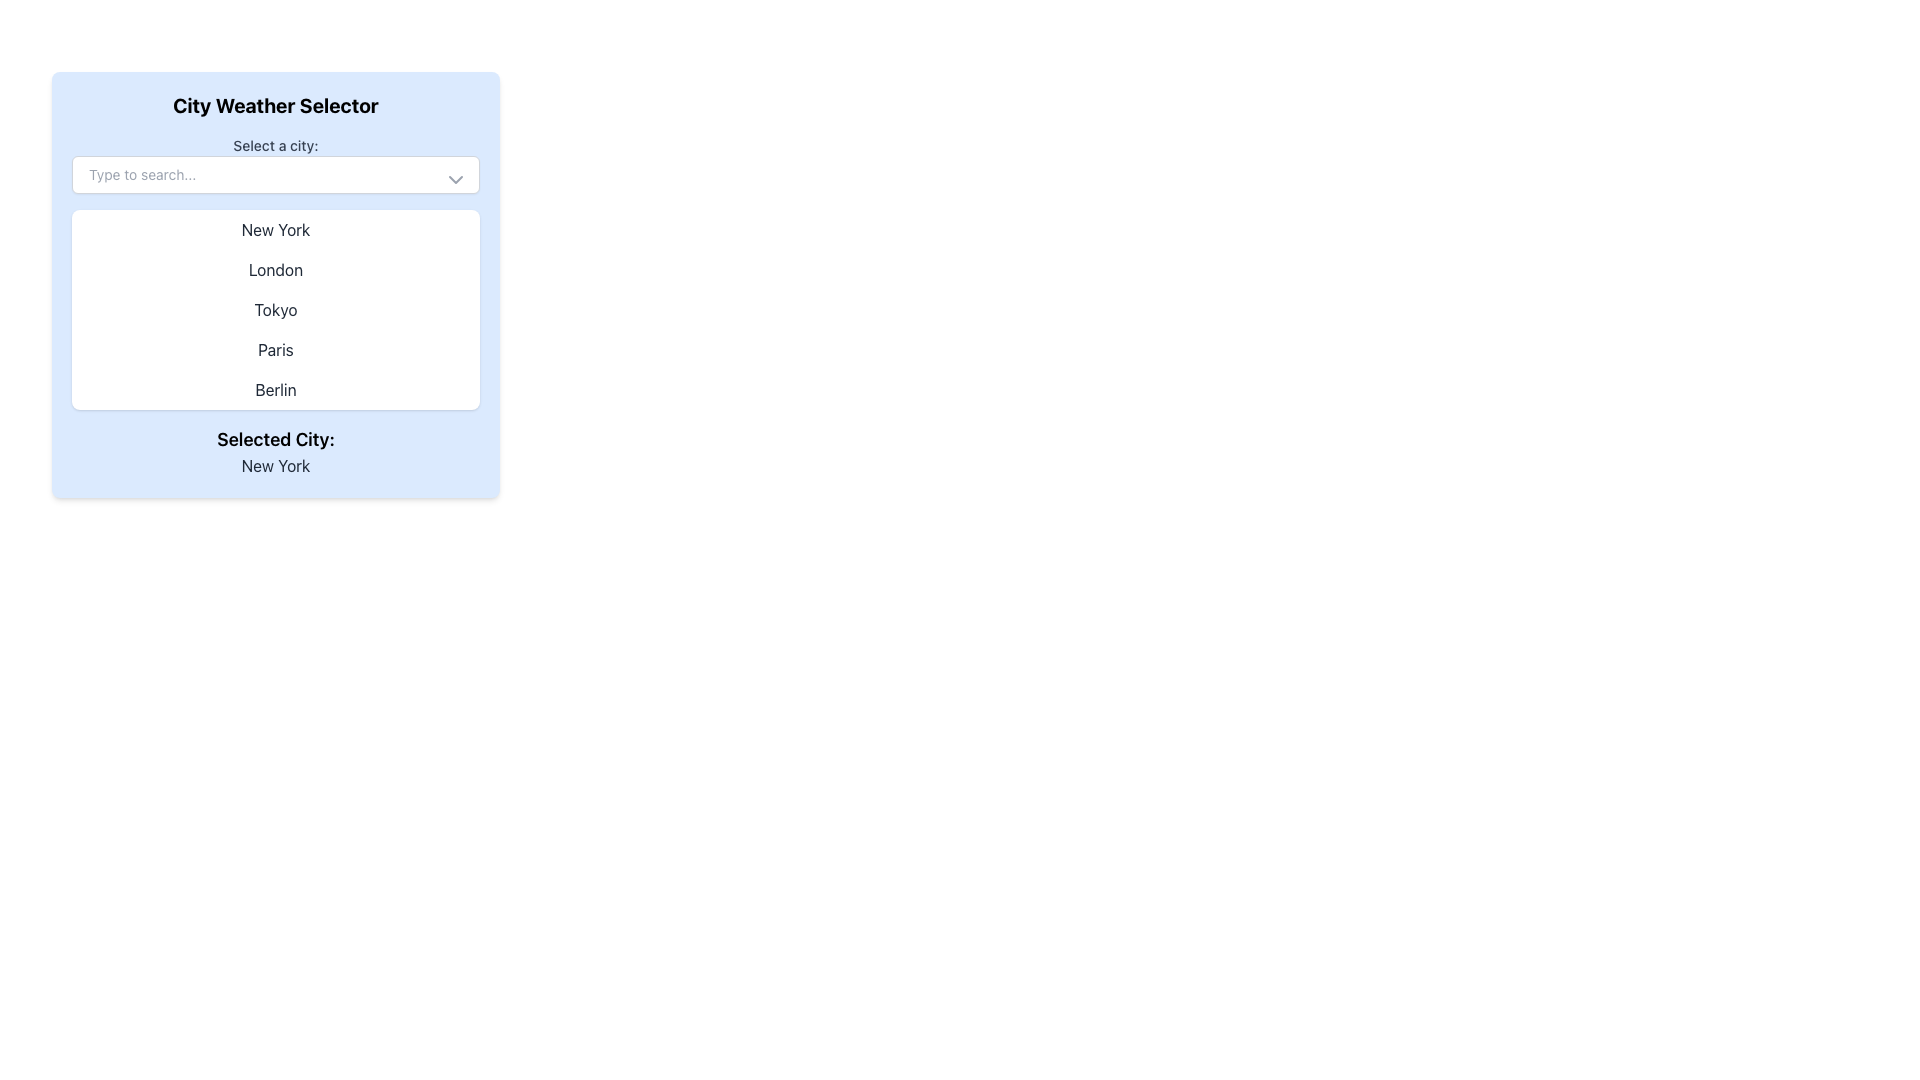  Describe the element at coordinates (274, 285) in the screenshot. I see `the dropdown list item for 'London'` at that location.